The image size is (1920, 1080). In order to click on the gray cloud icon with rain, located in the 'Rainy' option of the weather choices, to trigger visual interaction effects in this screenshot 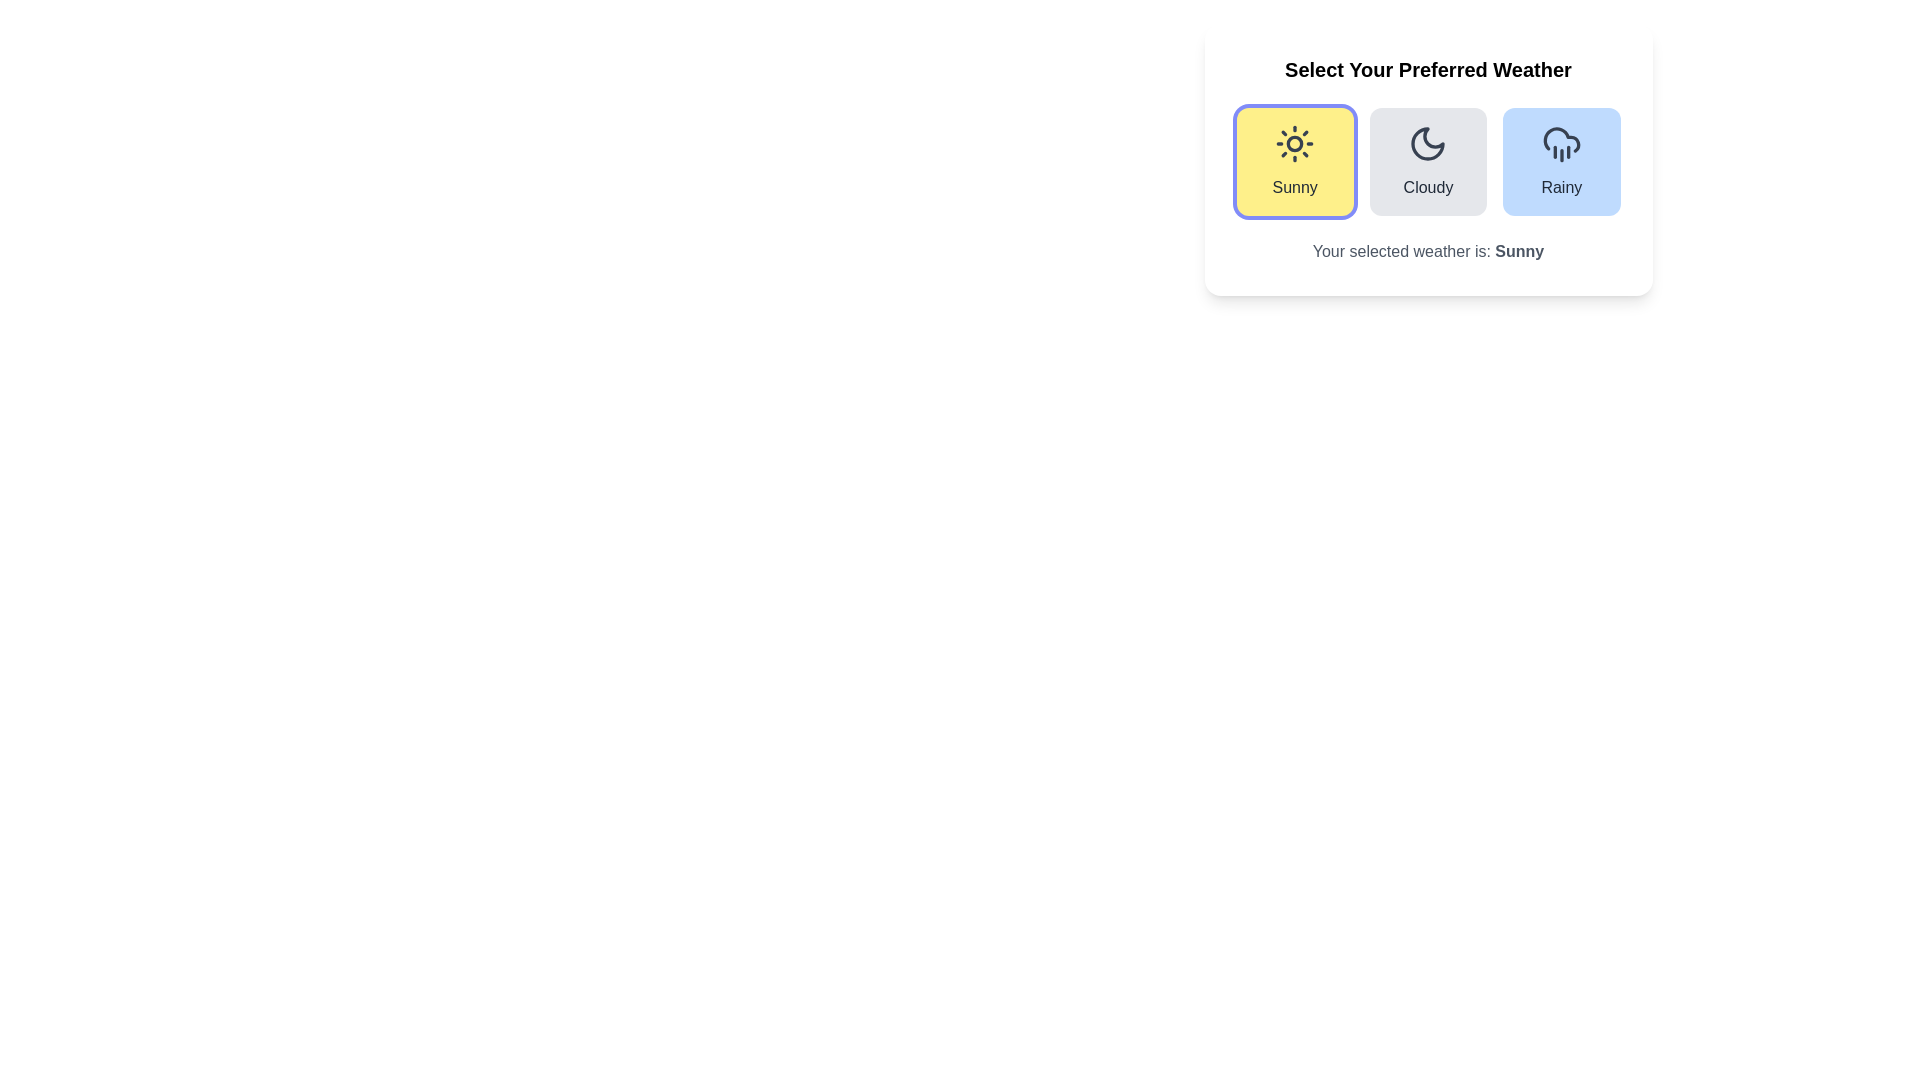, I will do `click(1560, 142)`.